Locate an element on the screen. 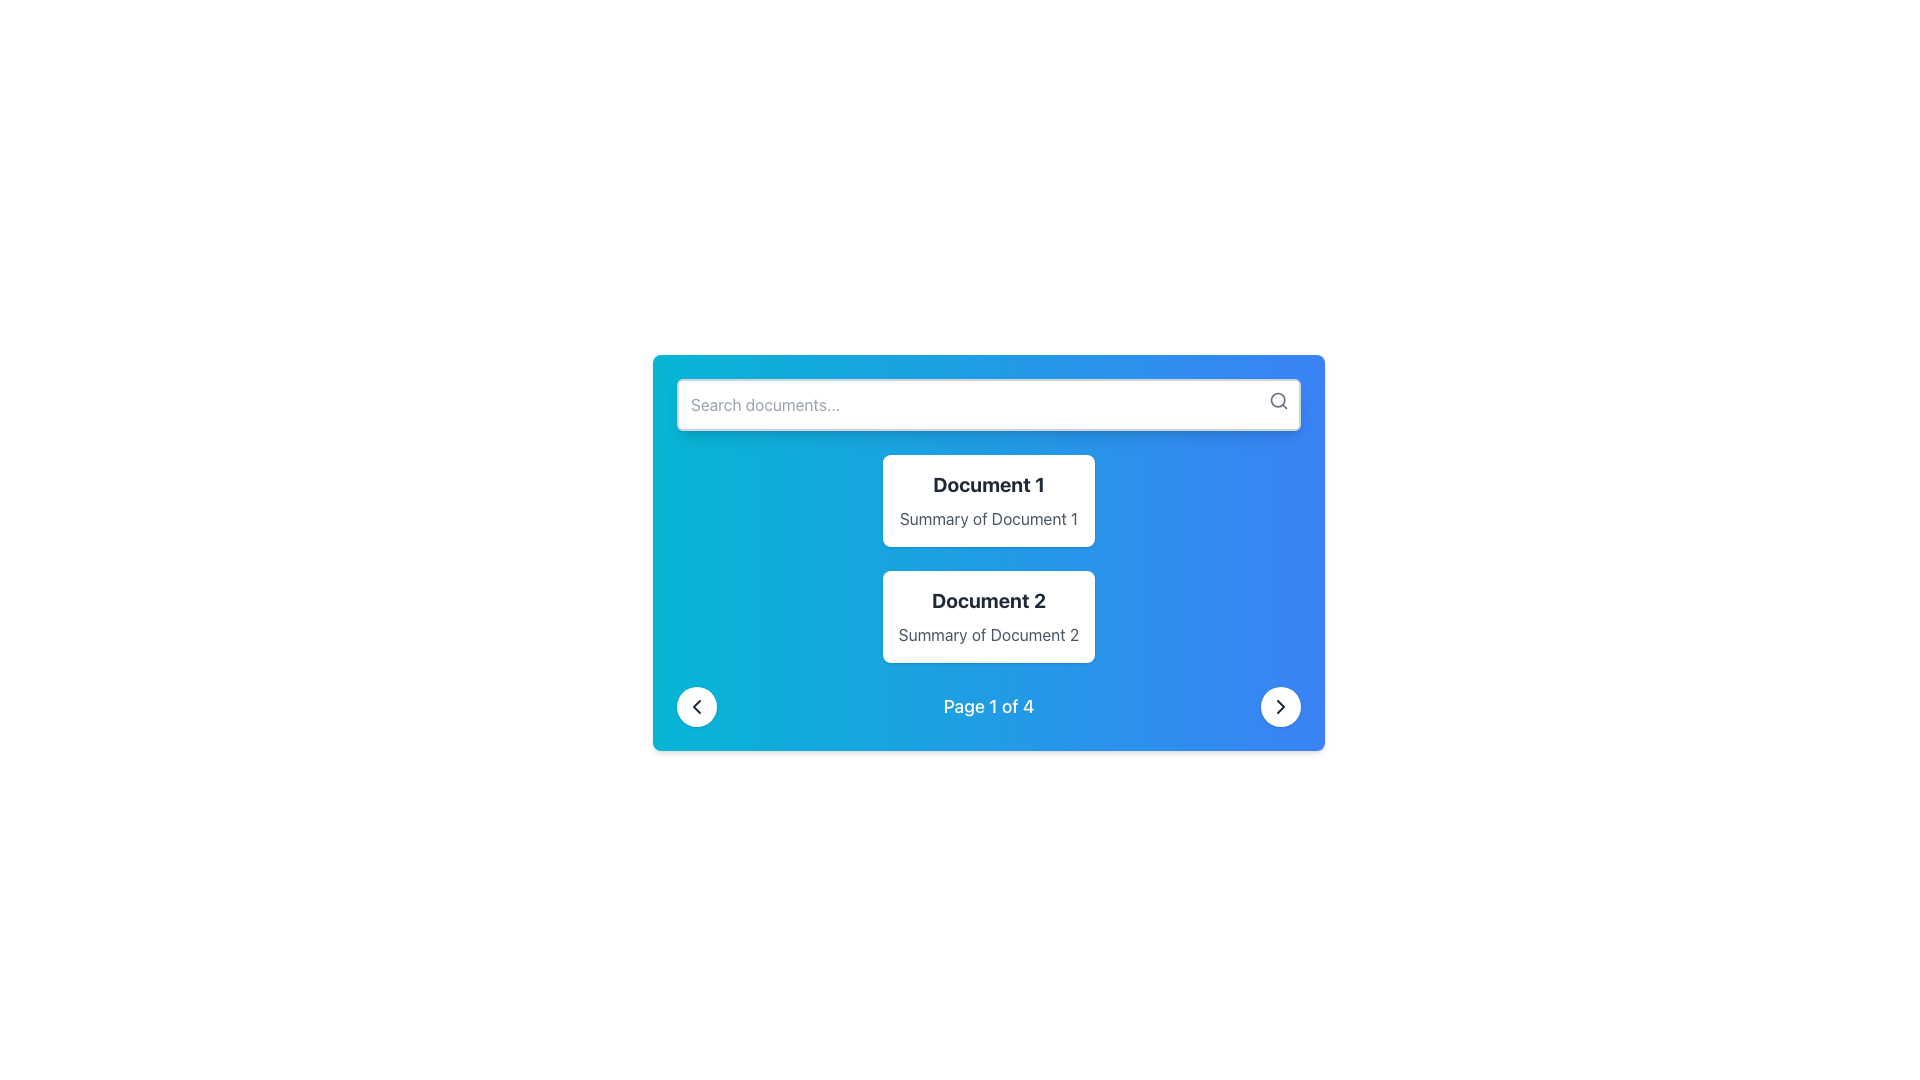 Image resolution: width=1920 pixels, height=1080 pixels. the circular button with a white background and a rightward-pointing chevron icon, located at the far right of the bottom navigation bar labeled 'Page 1 of 4' is located at coordinates (1281, 705).